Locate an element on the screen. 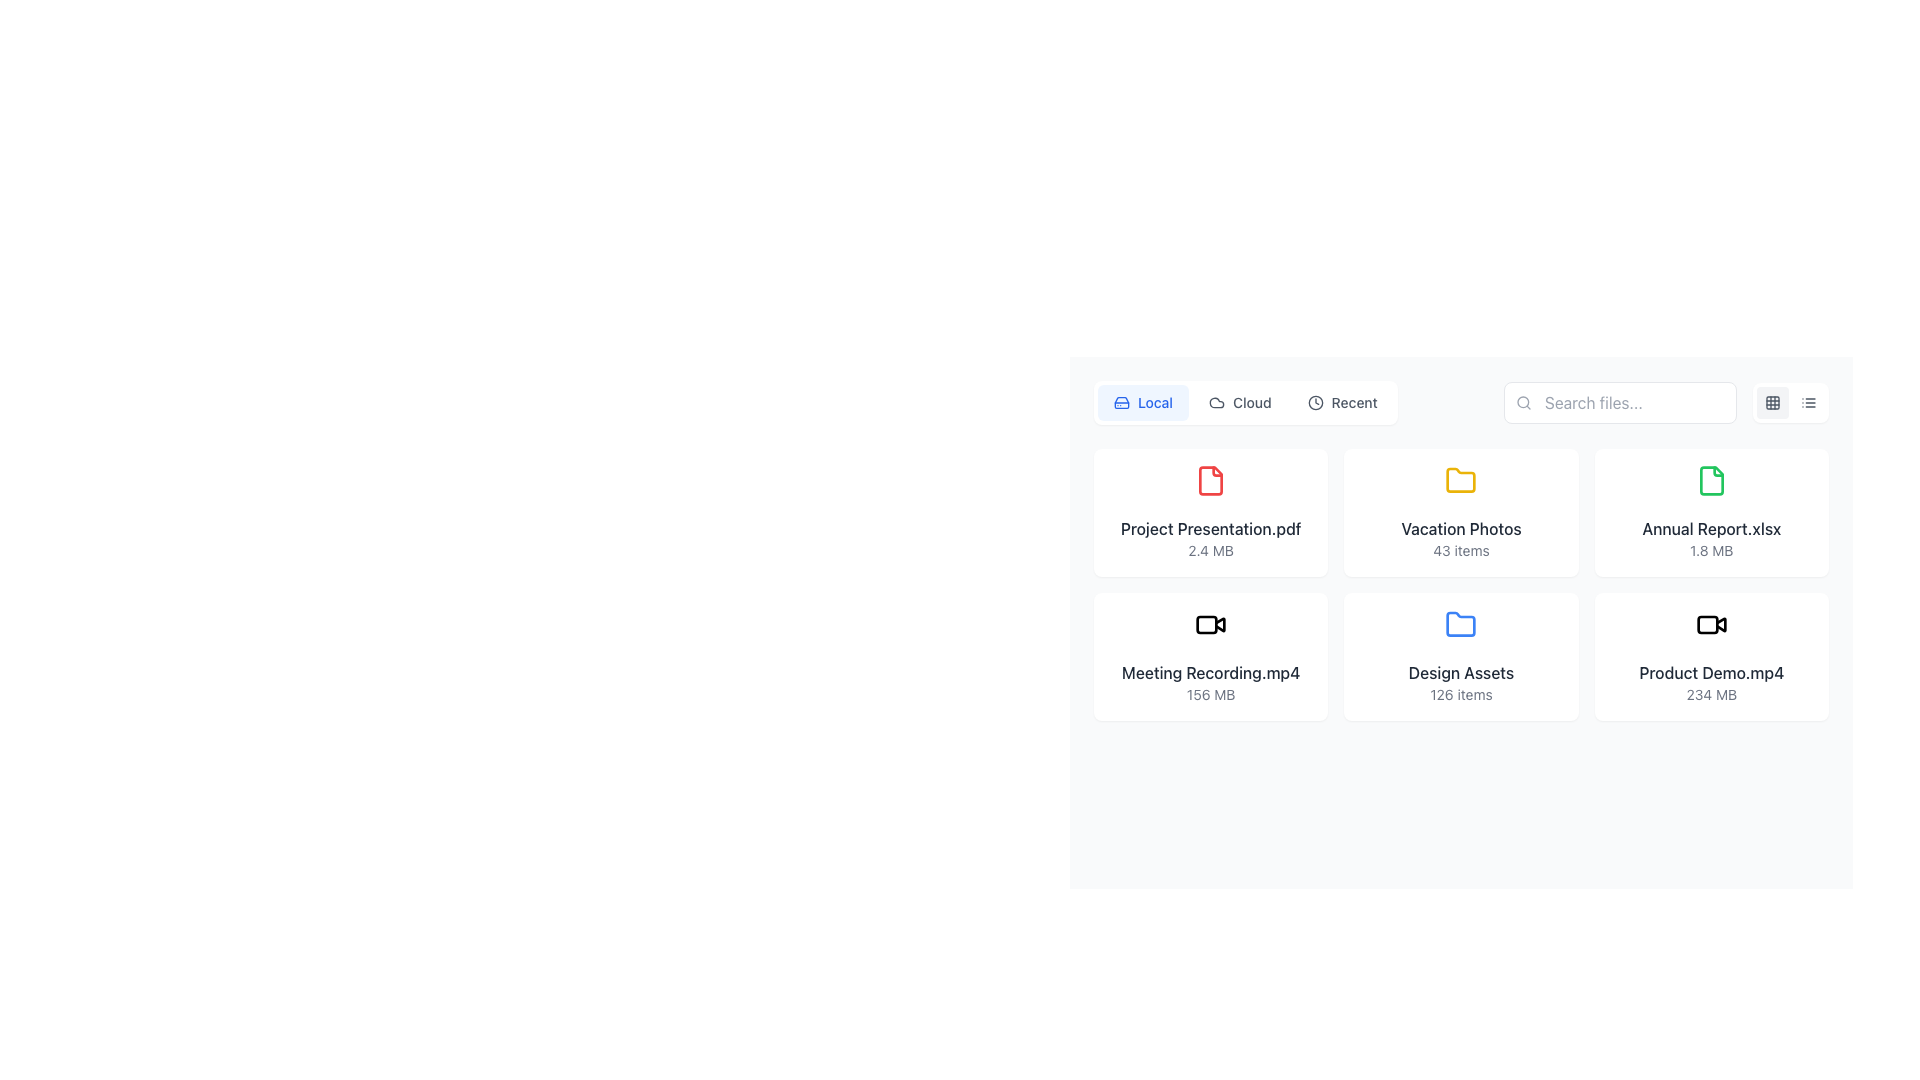 The image size is (1920, 1080). the File preview component for 'Meeting Recording.mp4' in the second column of the second row is located at coordinates (1210, 656).